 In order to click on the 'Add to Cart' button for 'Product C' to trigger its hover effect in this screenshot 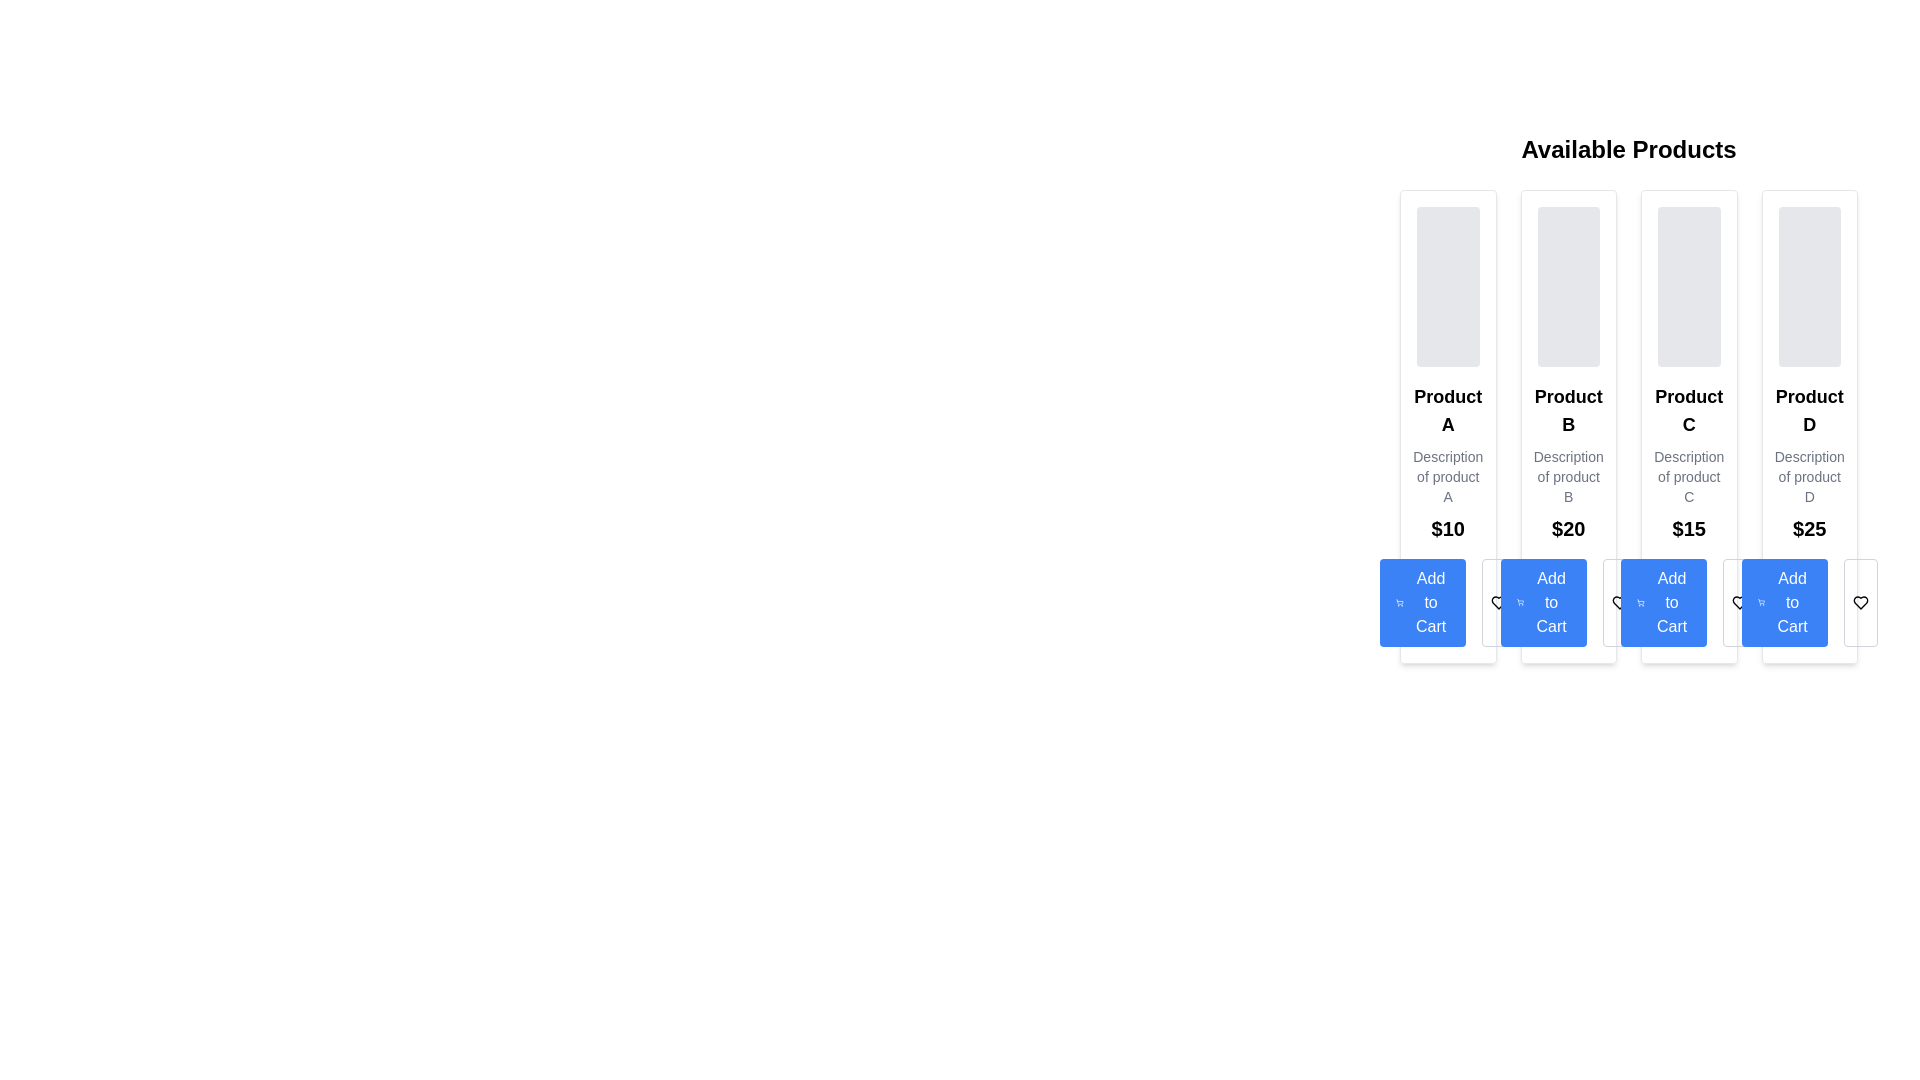, I will do `click(1688, 601)`.